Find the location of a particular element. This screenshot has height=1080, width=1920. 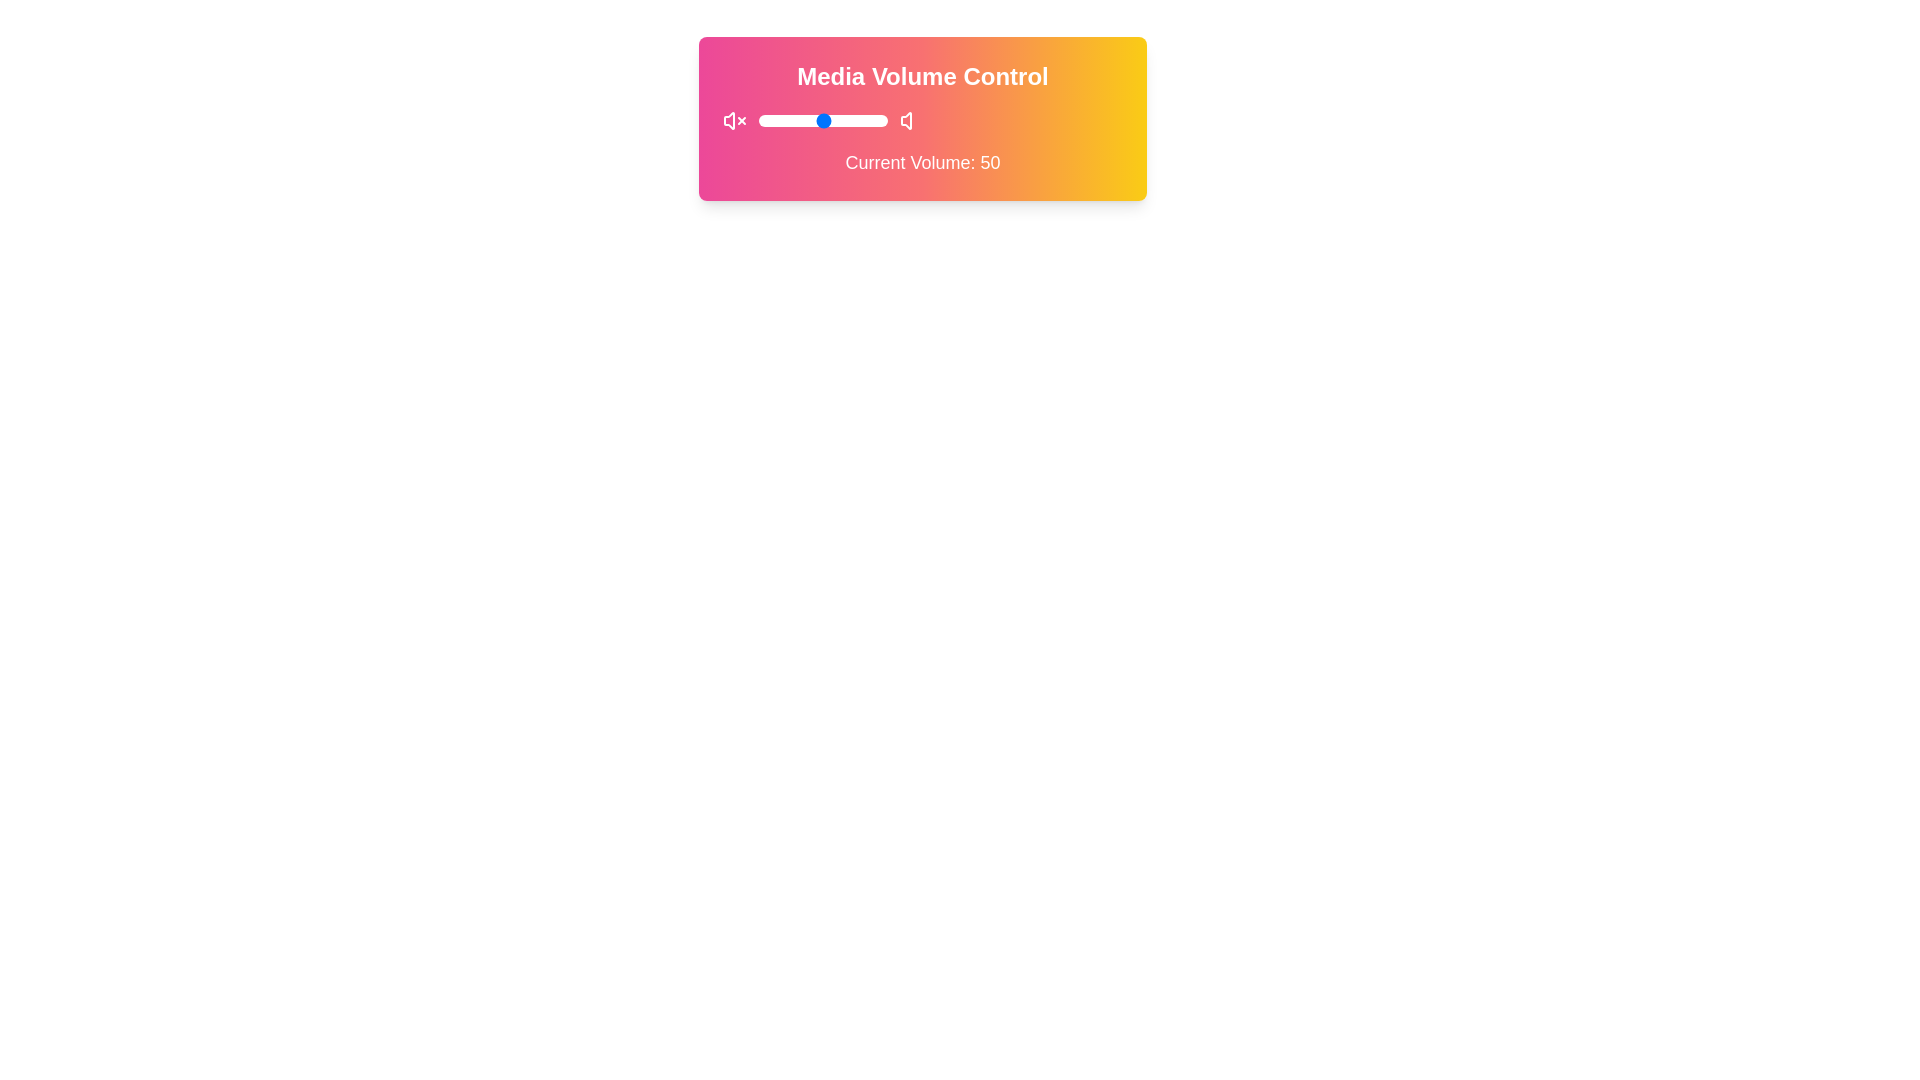

the volume to 93 by sliding the control is located at coordinates (878, 120).